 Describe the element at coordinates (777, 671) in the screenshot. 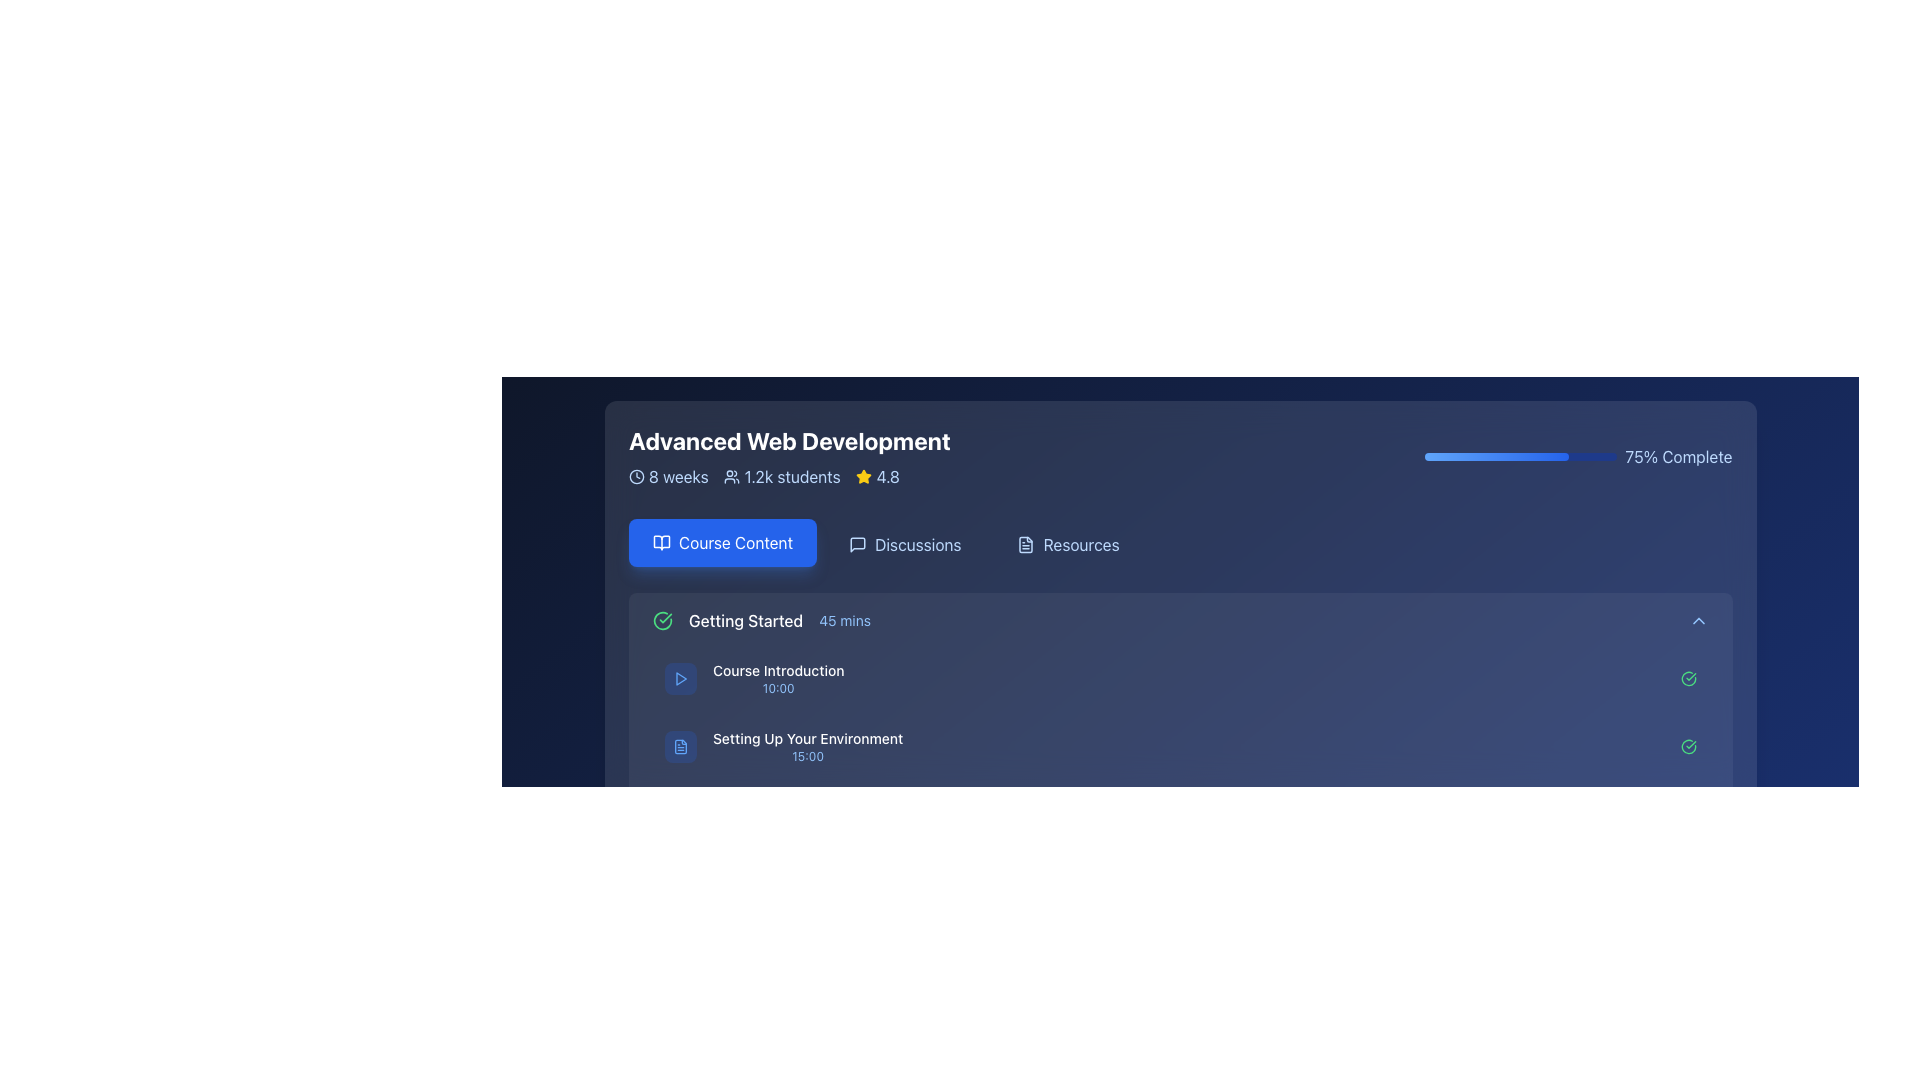

I see `the text label element displaying 'Course Introduction', which is styled in white color and located under the 'Getting Started' section of the course topics` at that location.